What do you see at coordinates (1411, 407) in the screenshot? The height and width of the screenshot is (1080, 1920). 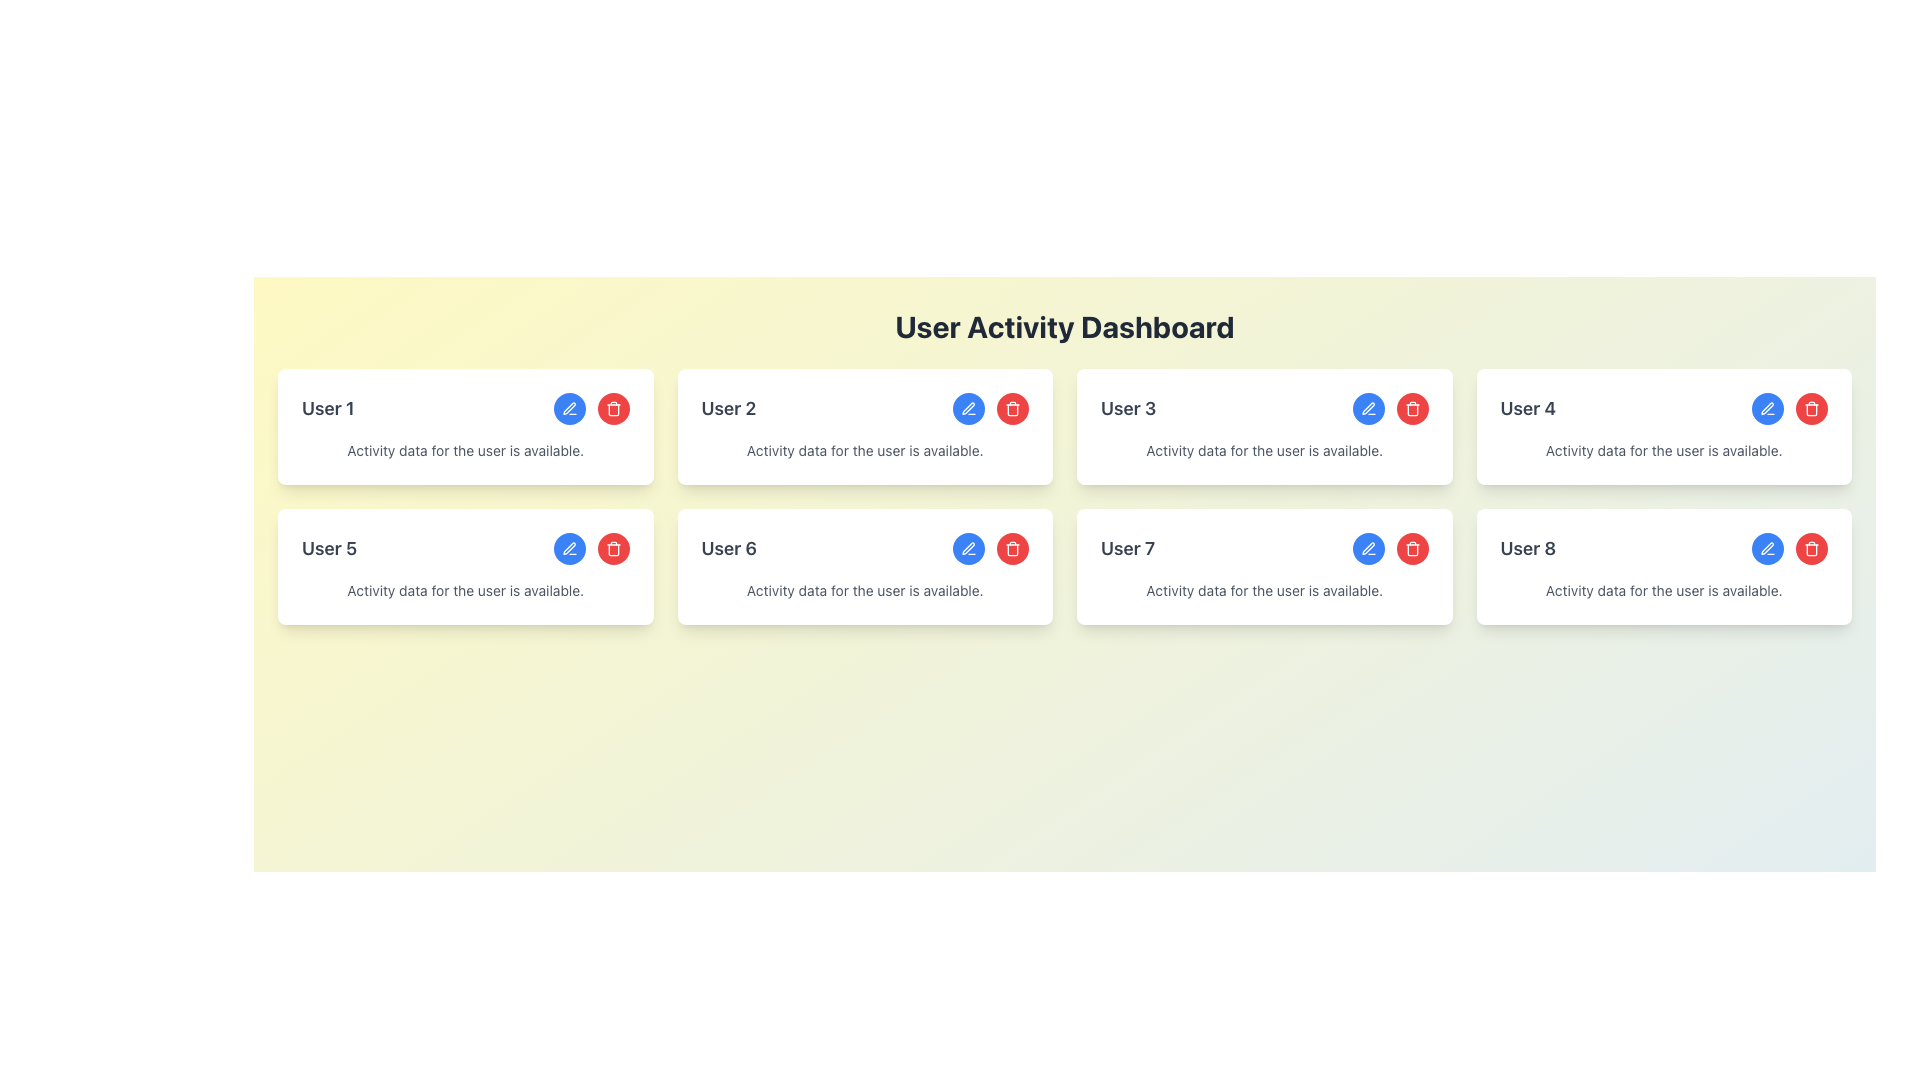 I see `the delete button located at the right end of the button group on the 'User 3' card` at bounding box center [1411, 407].